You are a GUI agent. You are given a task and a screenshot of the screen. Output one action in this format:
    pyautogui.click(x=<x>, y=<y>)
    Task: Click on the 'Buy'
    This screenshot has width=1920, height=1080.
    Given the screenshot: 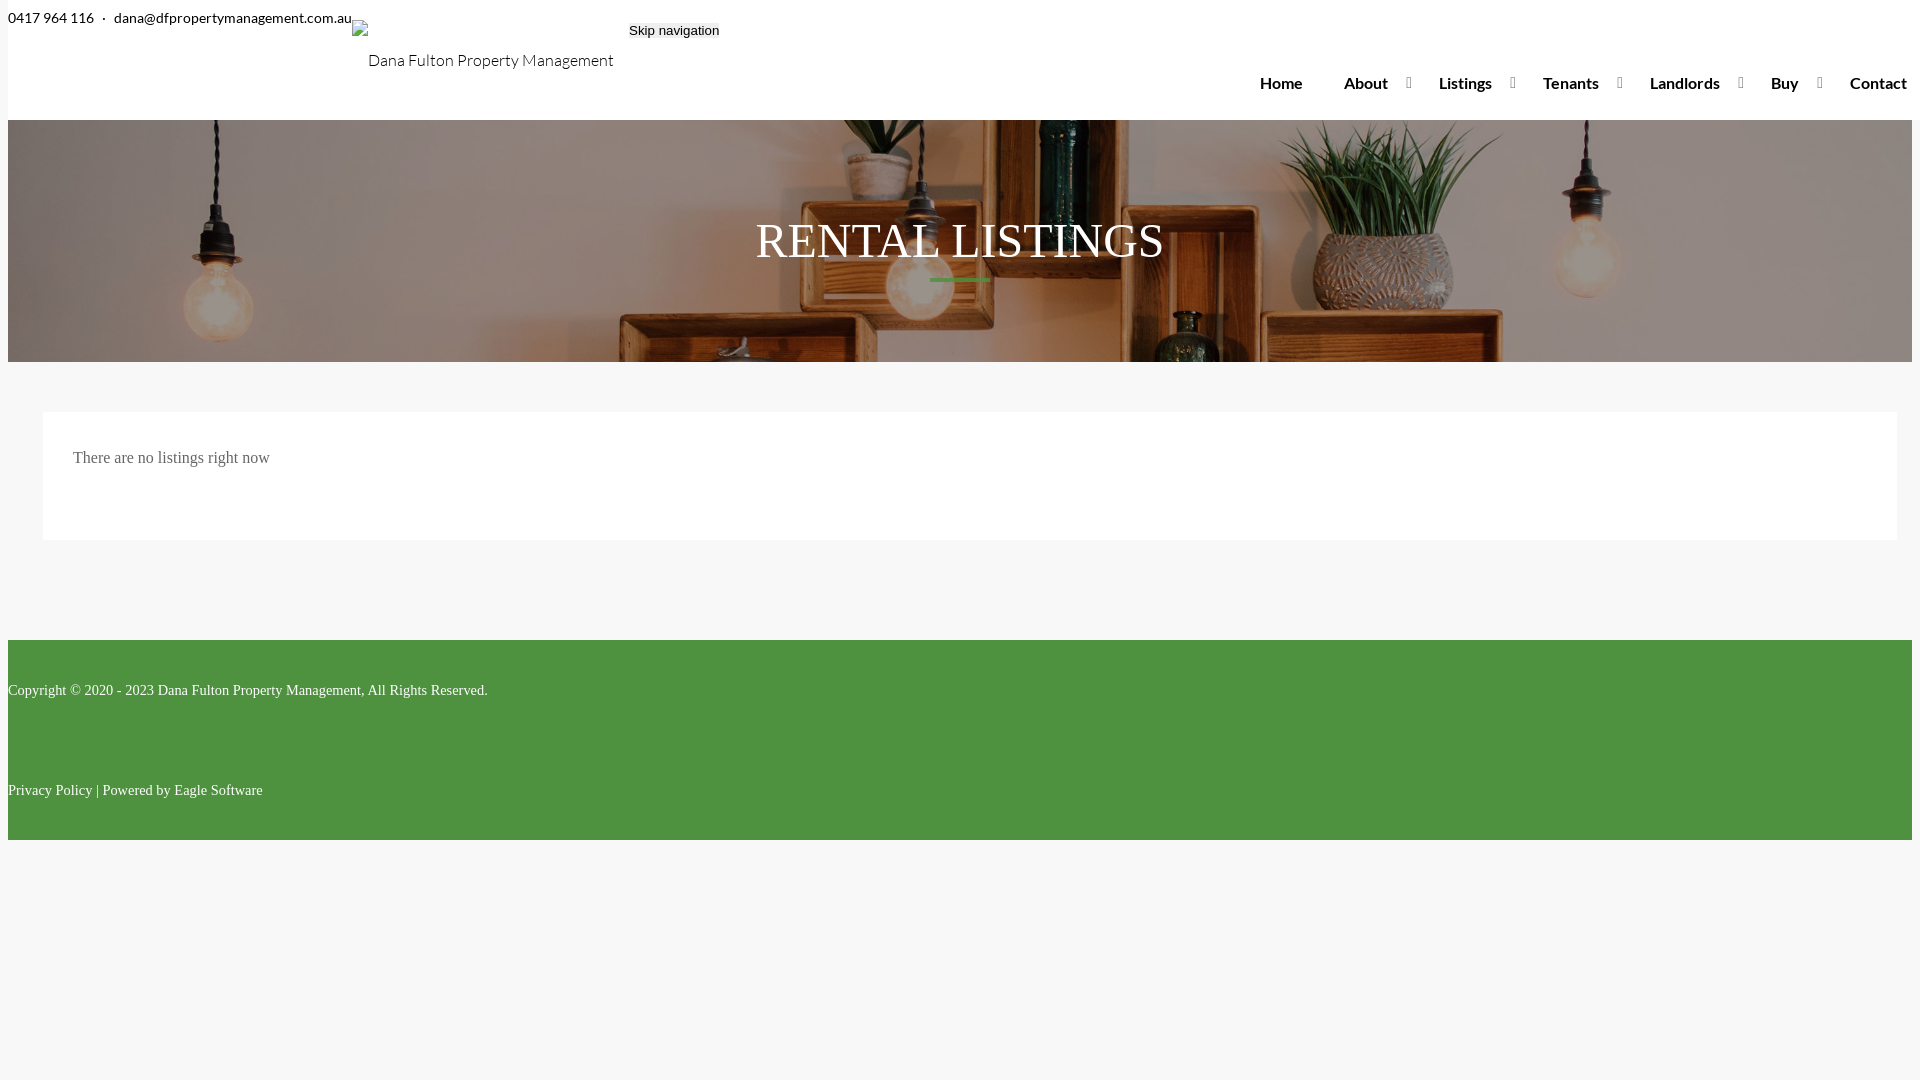 What is the action you would take?
    pyautogui.click(x=1790, y=82)
    